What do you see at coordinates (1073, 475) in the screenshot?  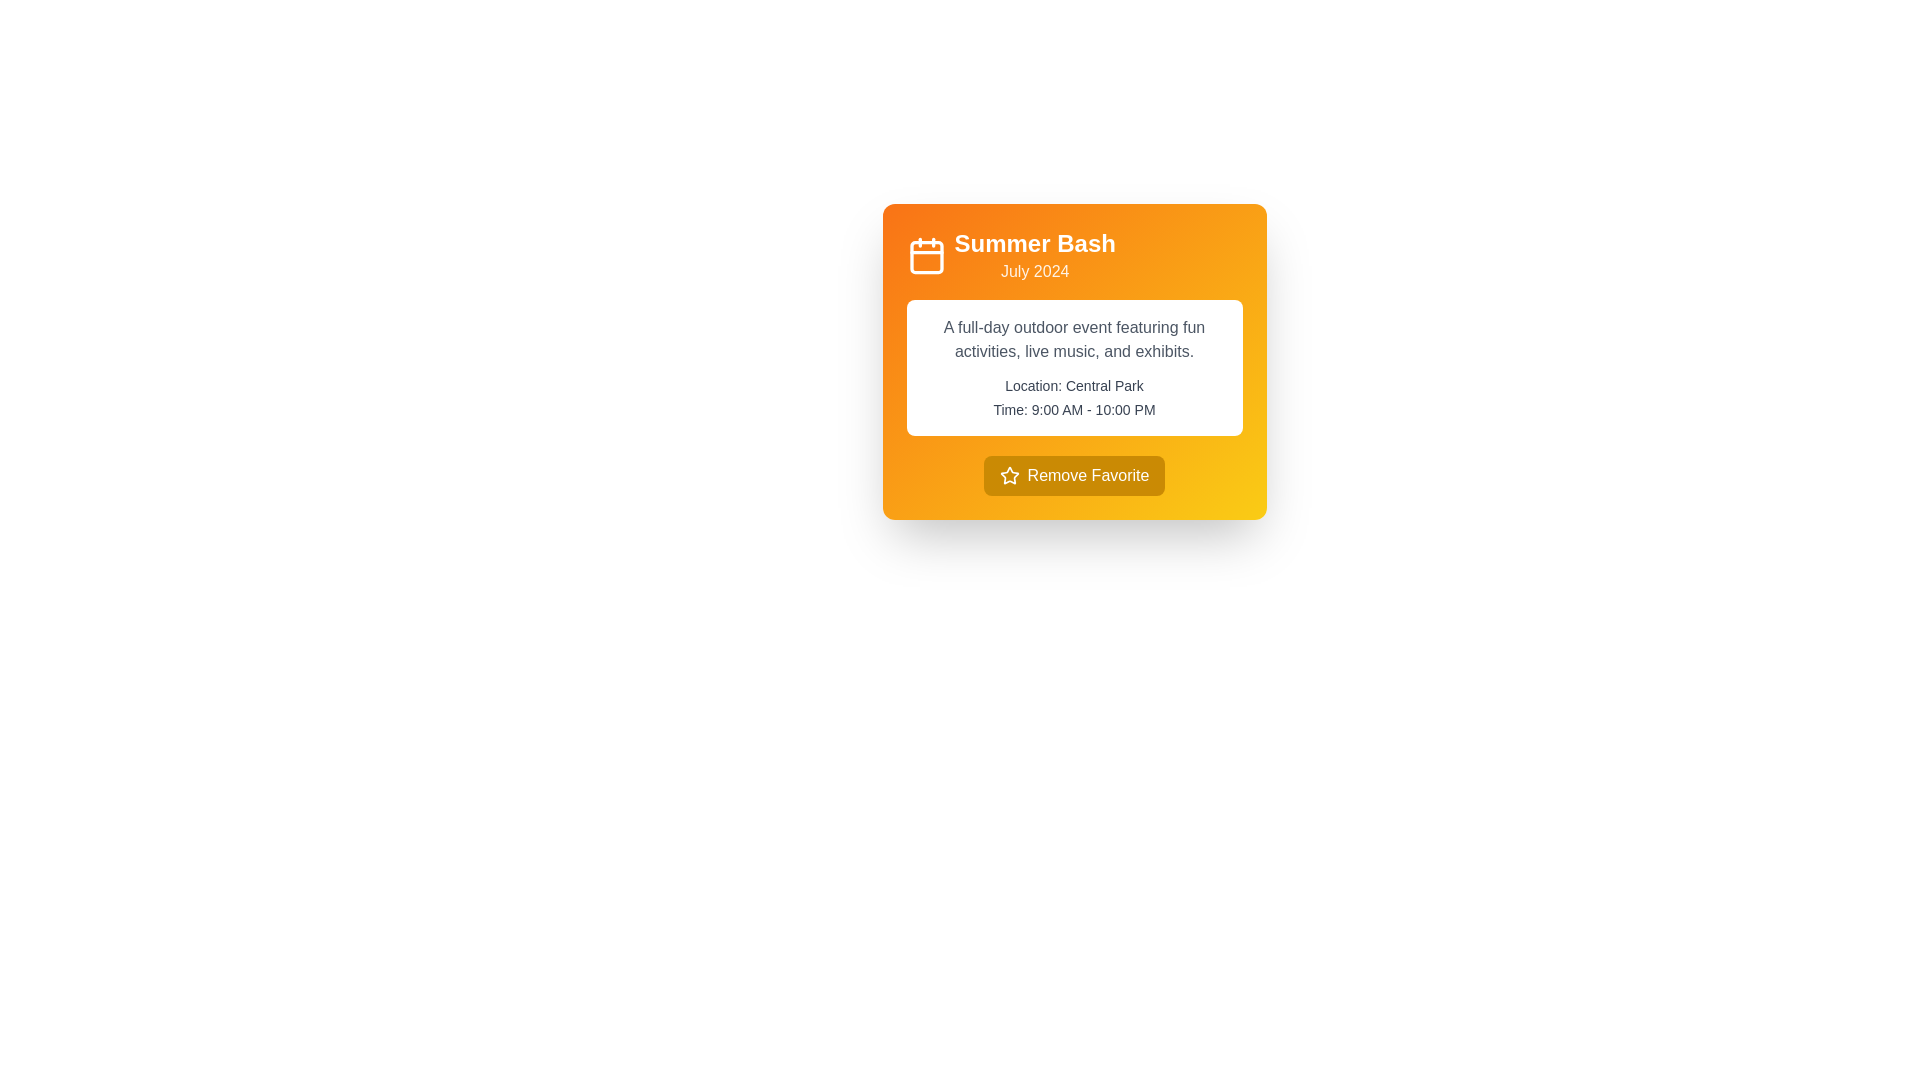 I see `the button that allows the user to remove an event from their favorites, located at the bottom of the card with an orange gradient background` at bounding box center [1073, 475].